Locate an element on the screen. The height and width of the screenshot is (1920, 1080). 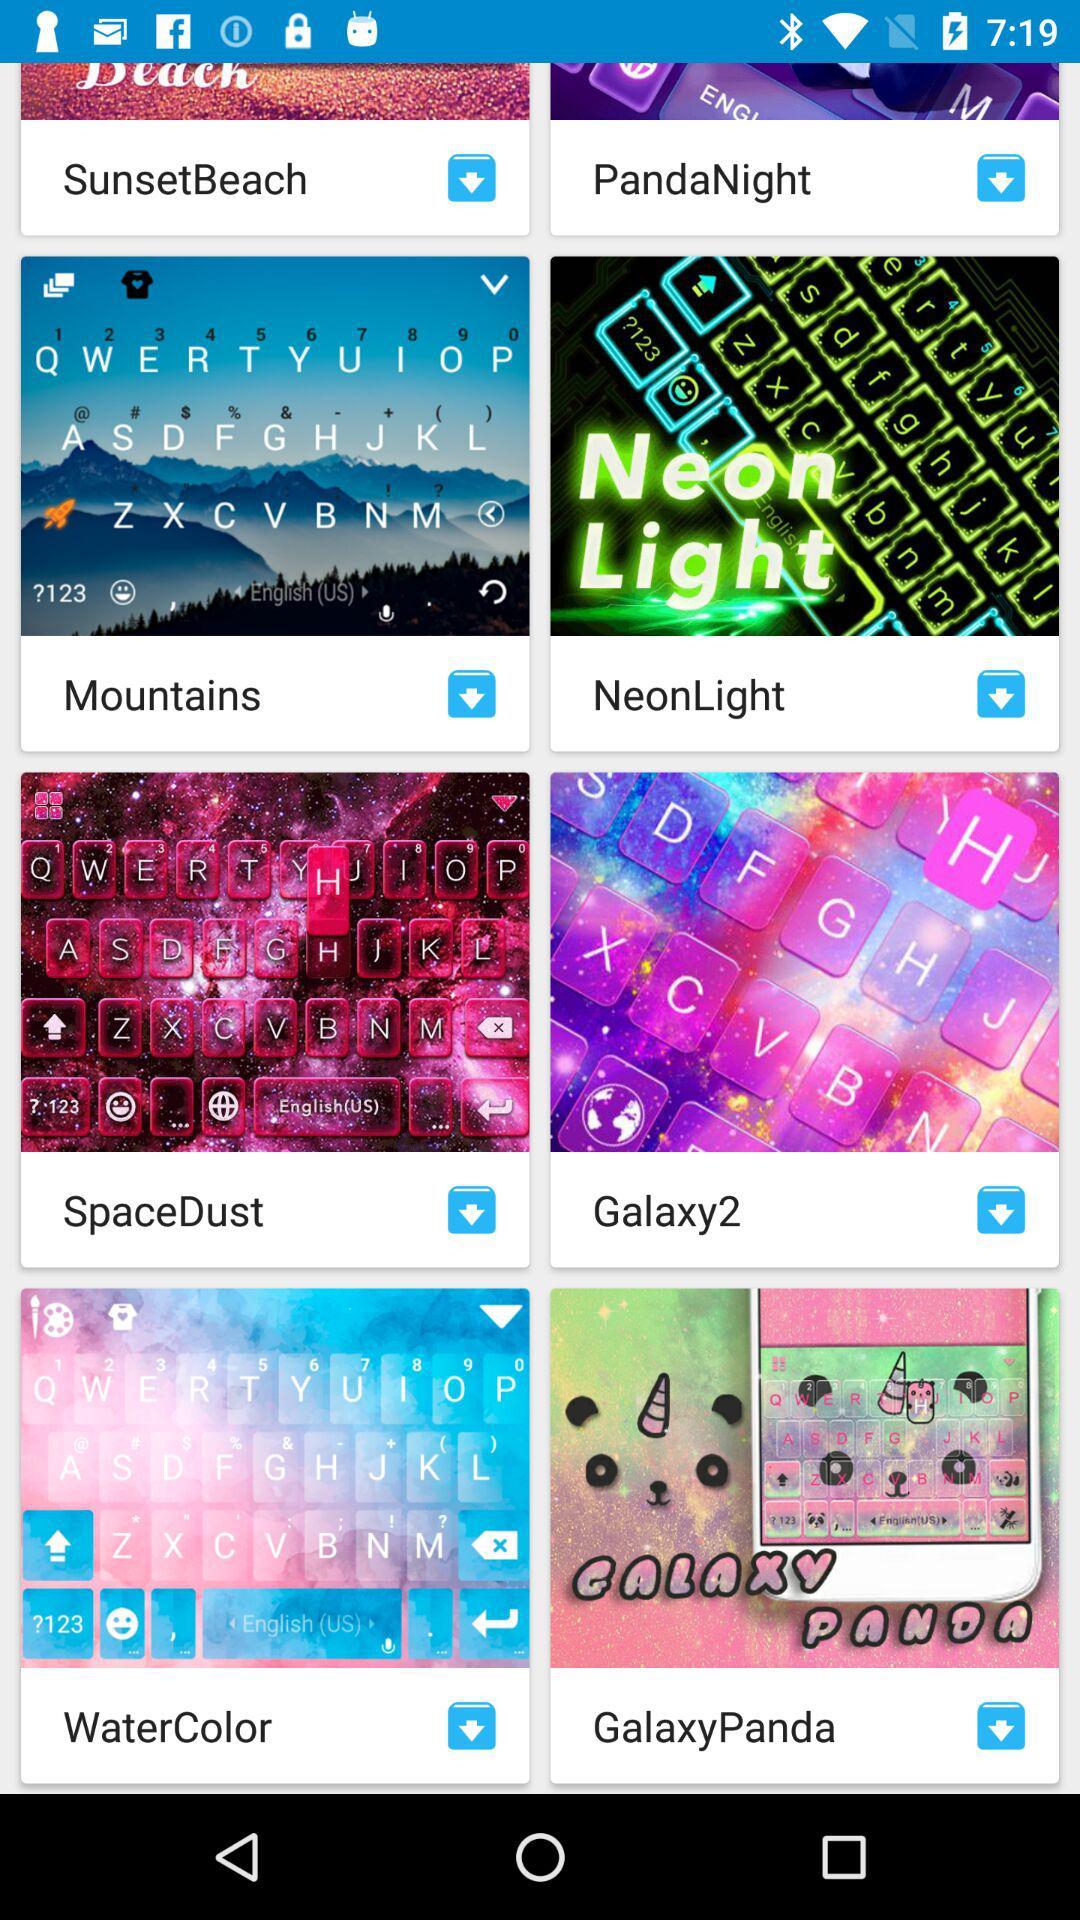
download theme is located at coordinates (471, 1724).